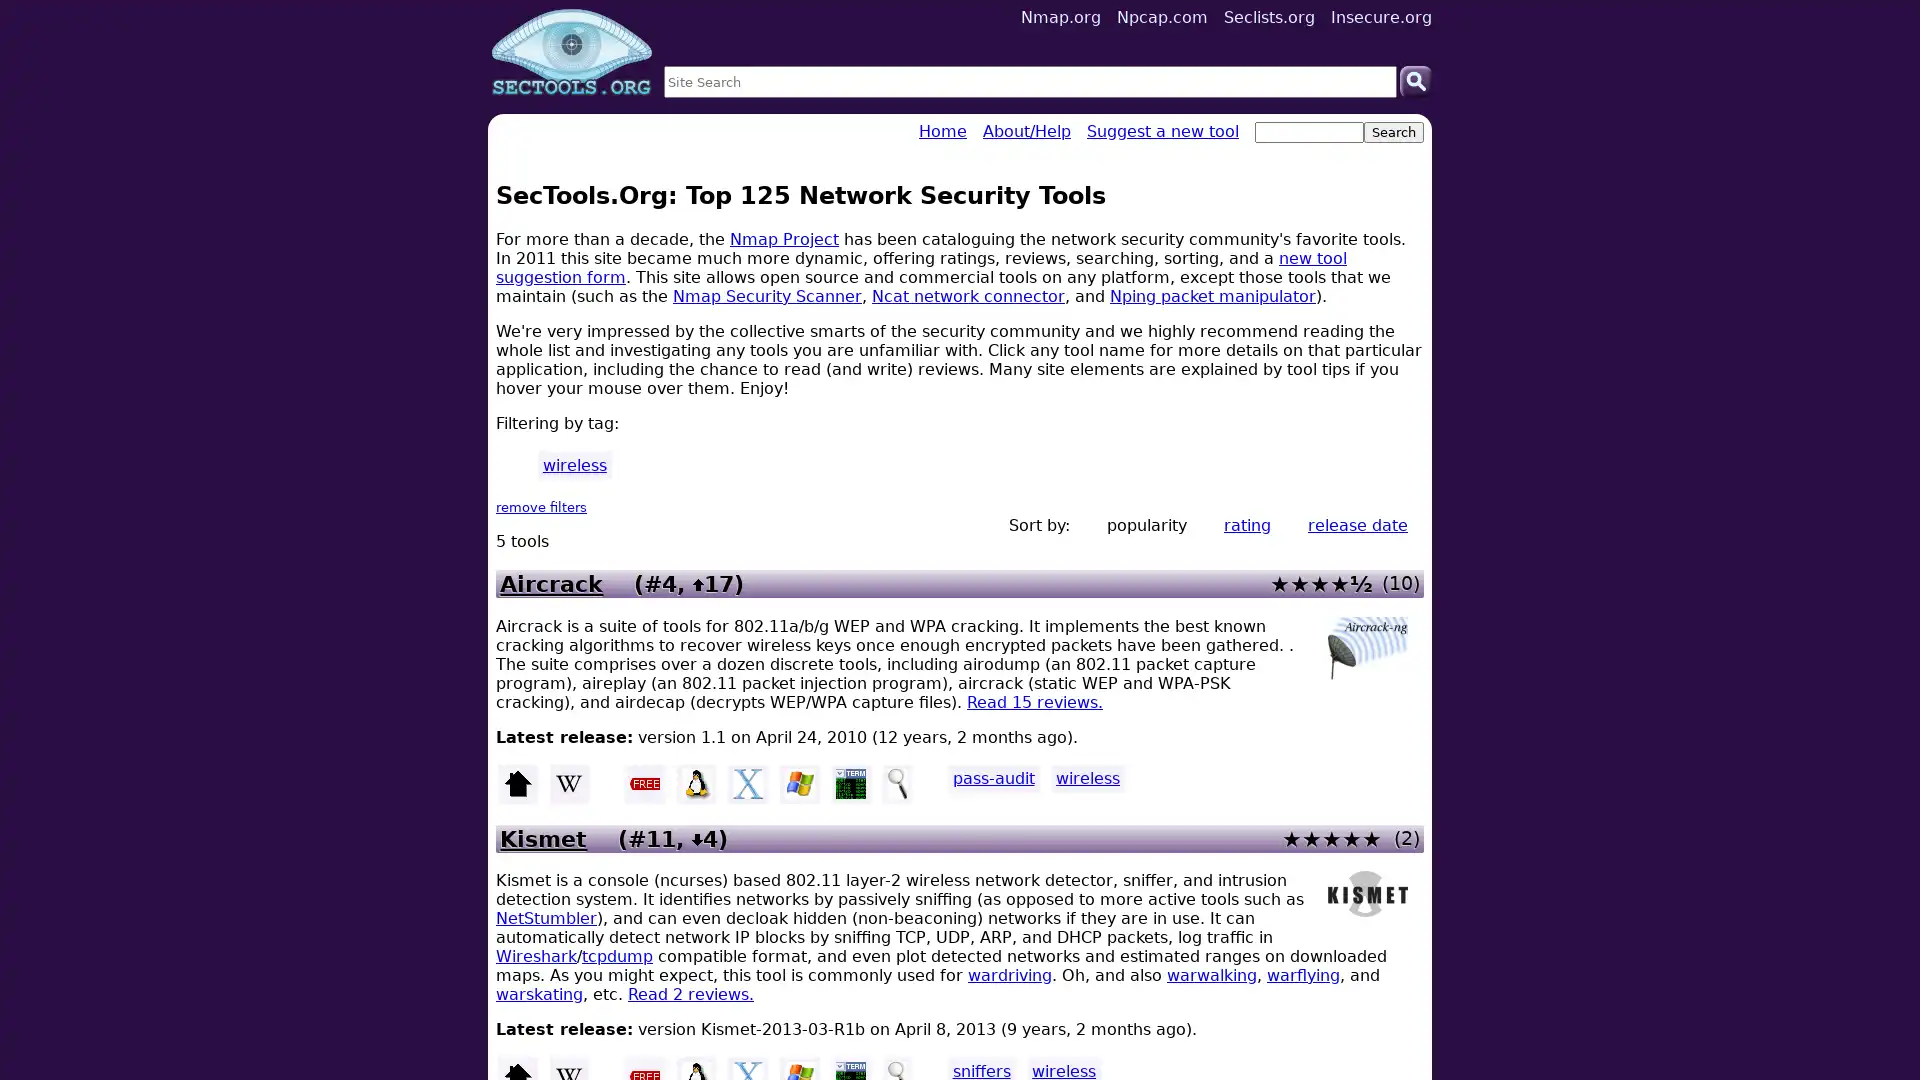 This screenshot has width=1920, height=1080. What do you see at coordinates (1415, 80) in the screenshot?
I see `Search` at bounding box center [1415, 80].